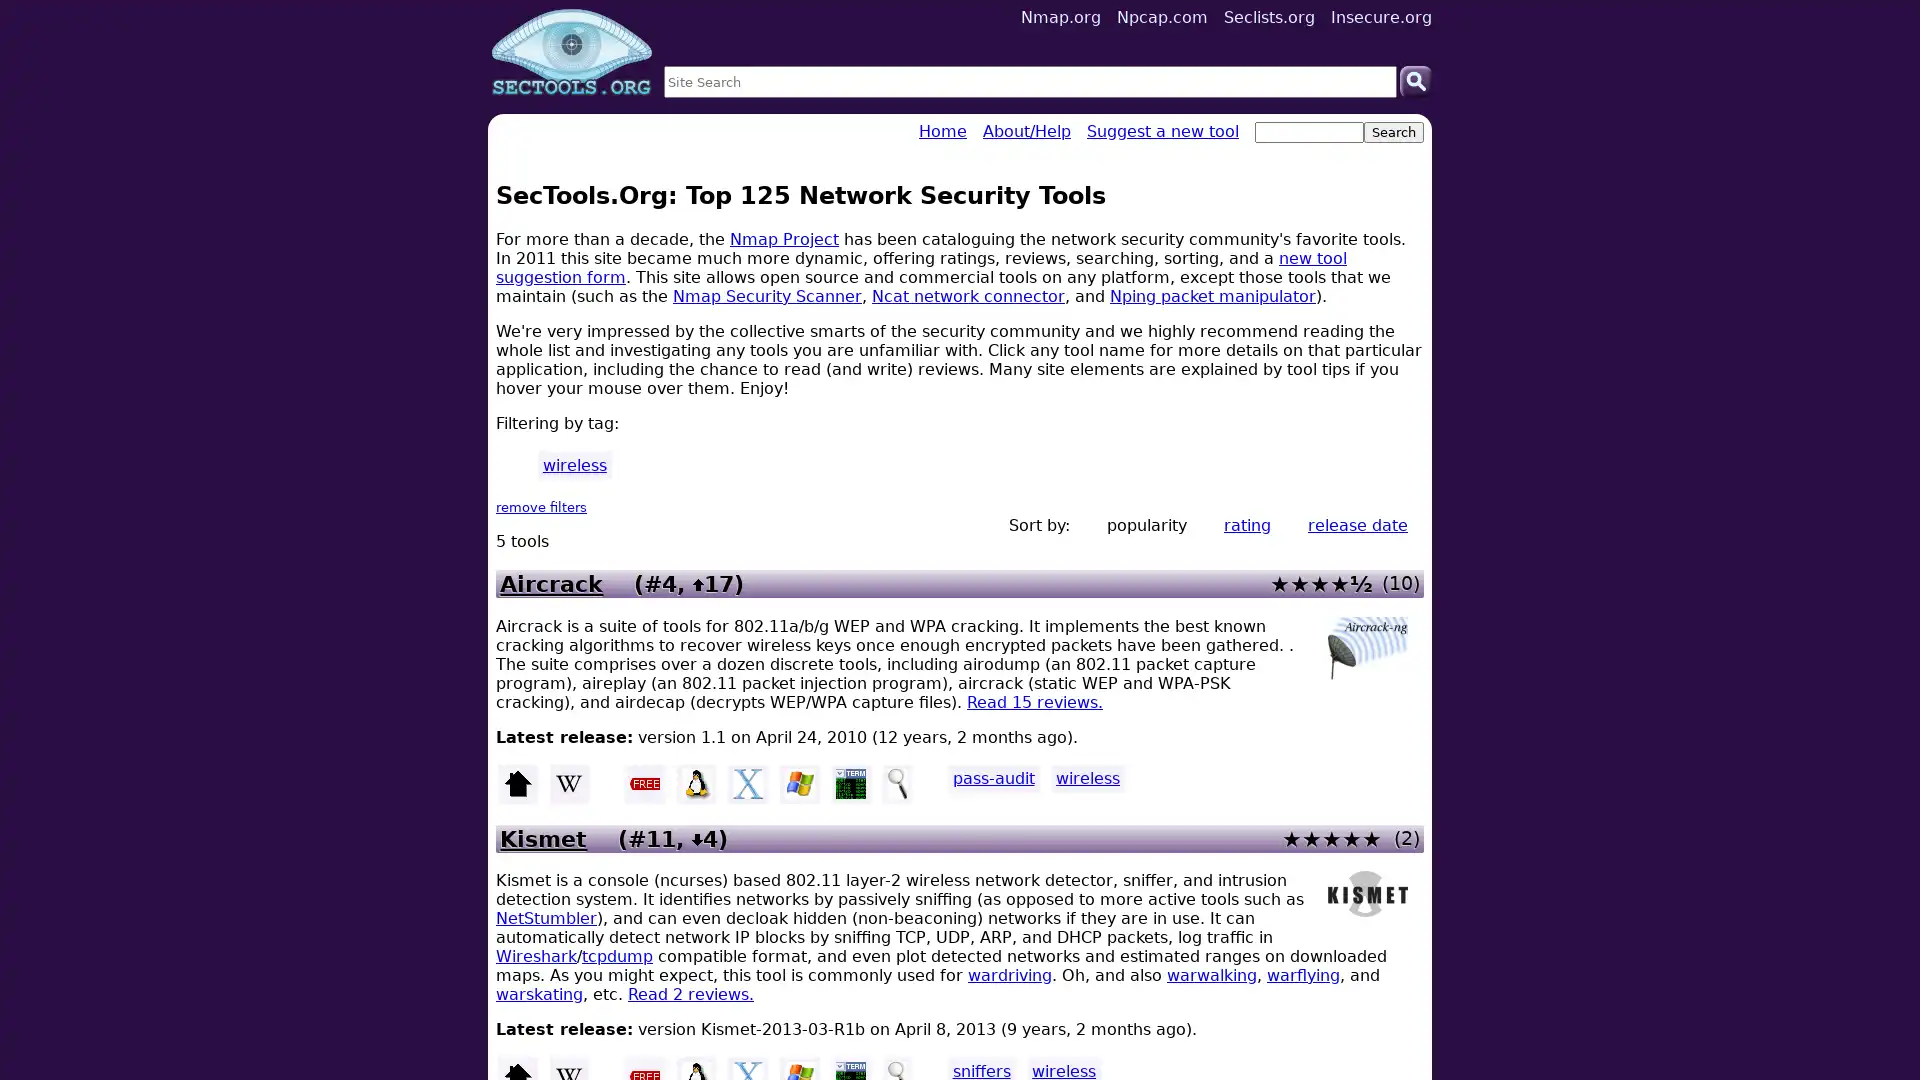 This screenshot has width=1920, height=1080. What do you see at coordinates (1415, 80) in the screenshot?
I see `Search` at bounding box center [1415, 80].